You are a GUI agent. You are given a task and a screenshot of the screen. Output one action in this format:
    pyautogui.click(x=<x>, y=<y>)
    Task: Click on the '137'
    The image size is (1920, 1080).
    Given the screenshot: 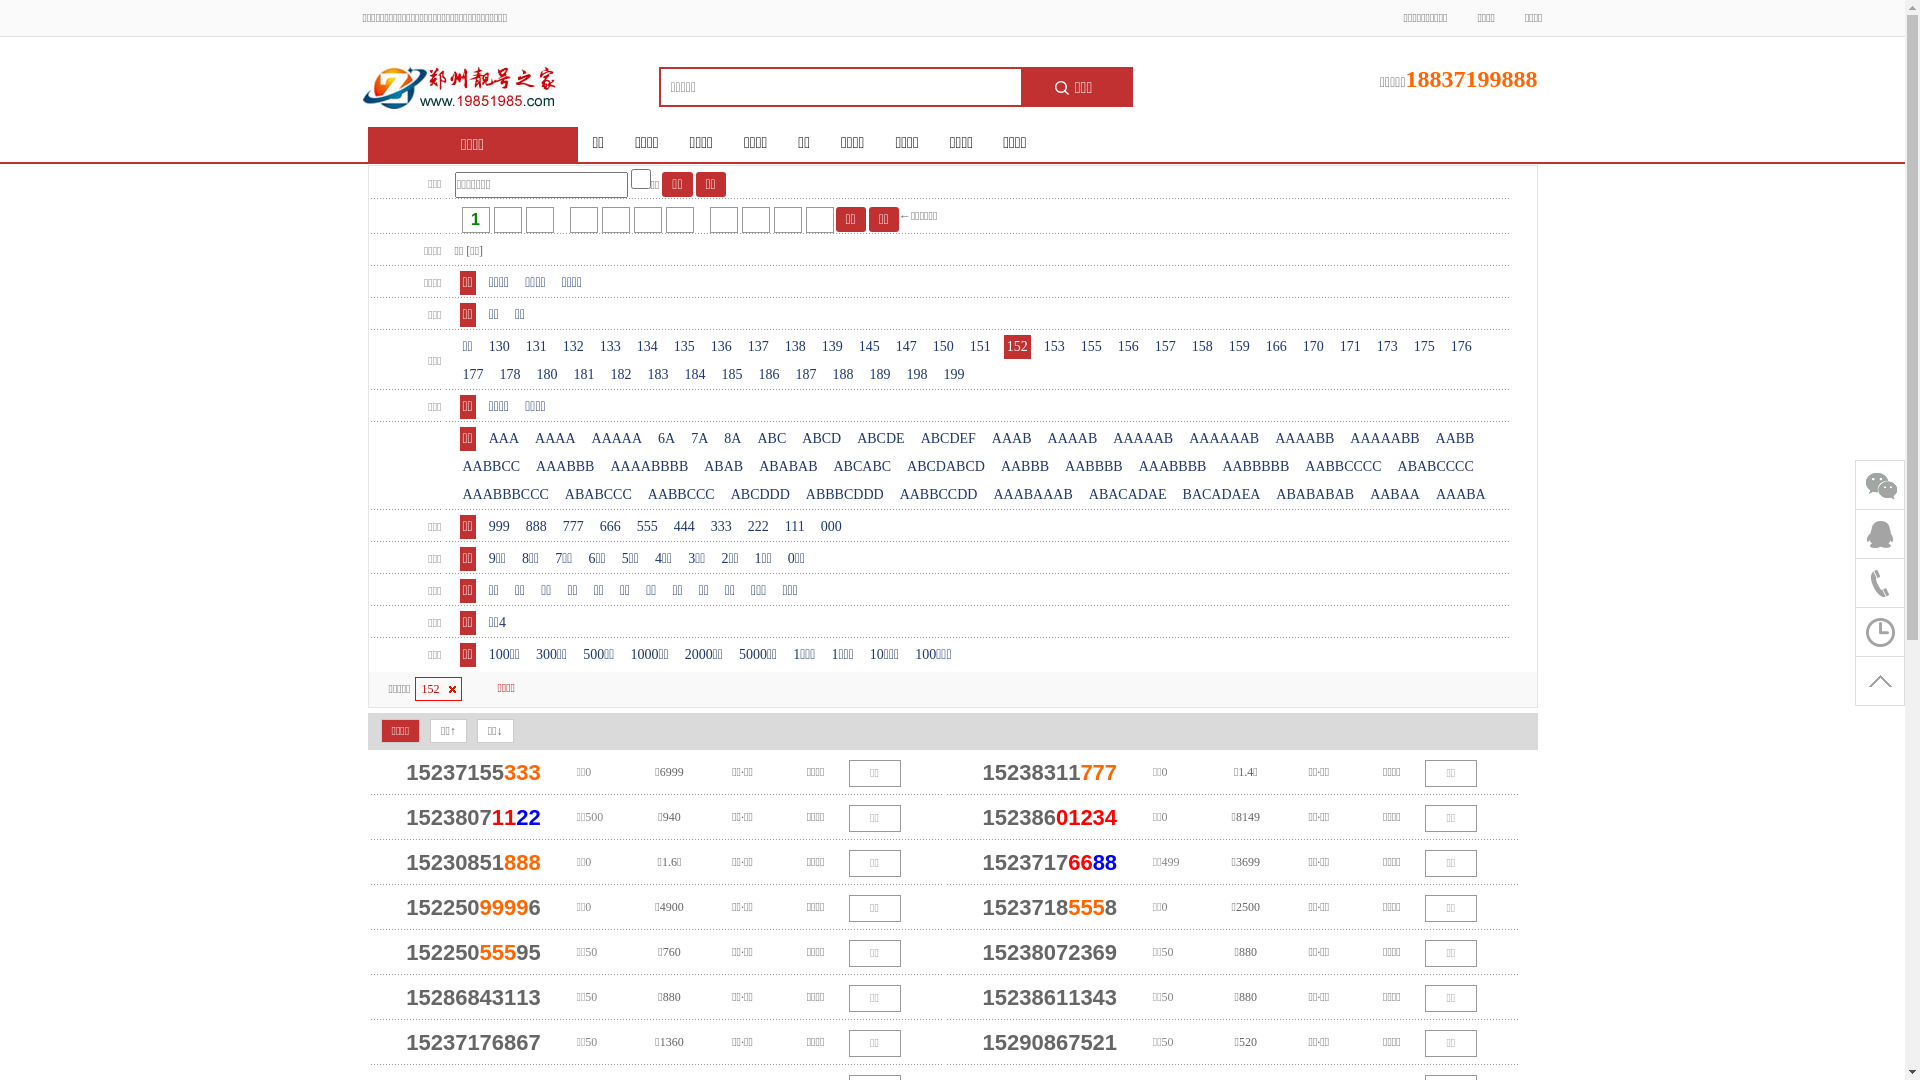 What is the action you would take?
    pyautogui.click(x=757, y=346)
    